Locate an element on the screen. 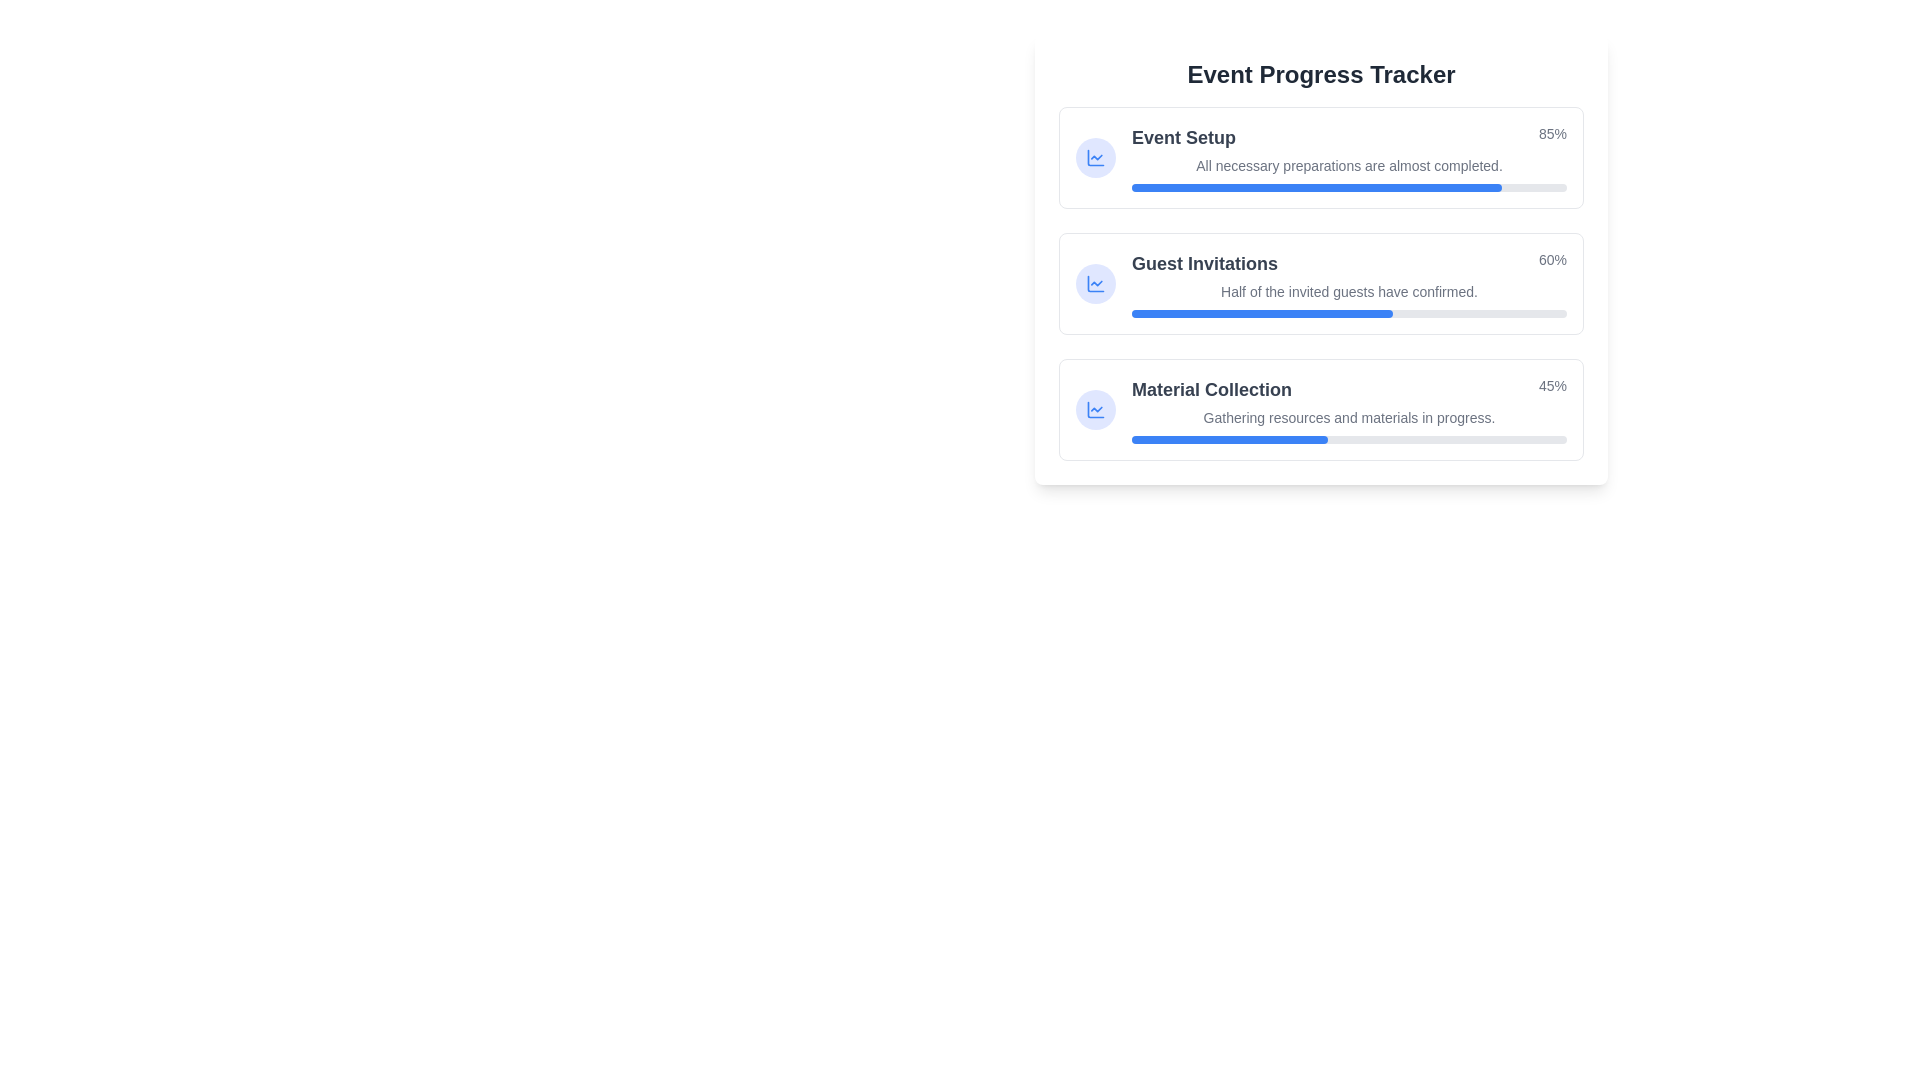 The width and height of the screenshot is (1920, 1080). displayed percentage from the small text block showing '85%' in light gray font, located in the top-right corner of the 'Event Setup' section in the Event Progress Tracker interface is located at coordinates (1551, 137).